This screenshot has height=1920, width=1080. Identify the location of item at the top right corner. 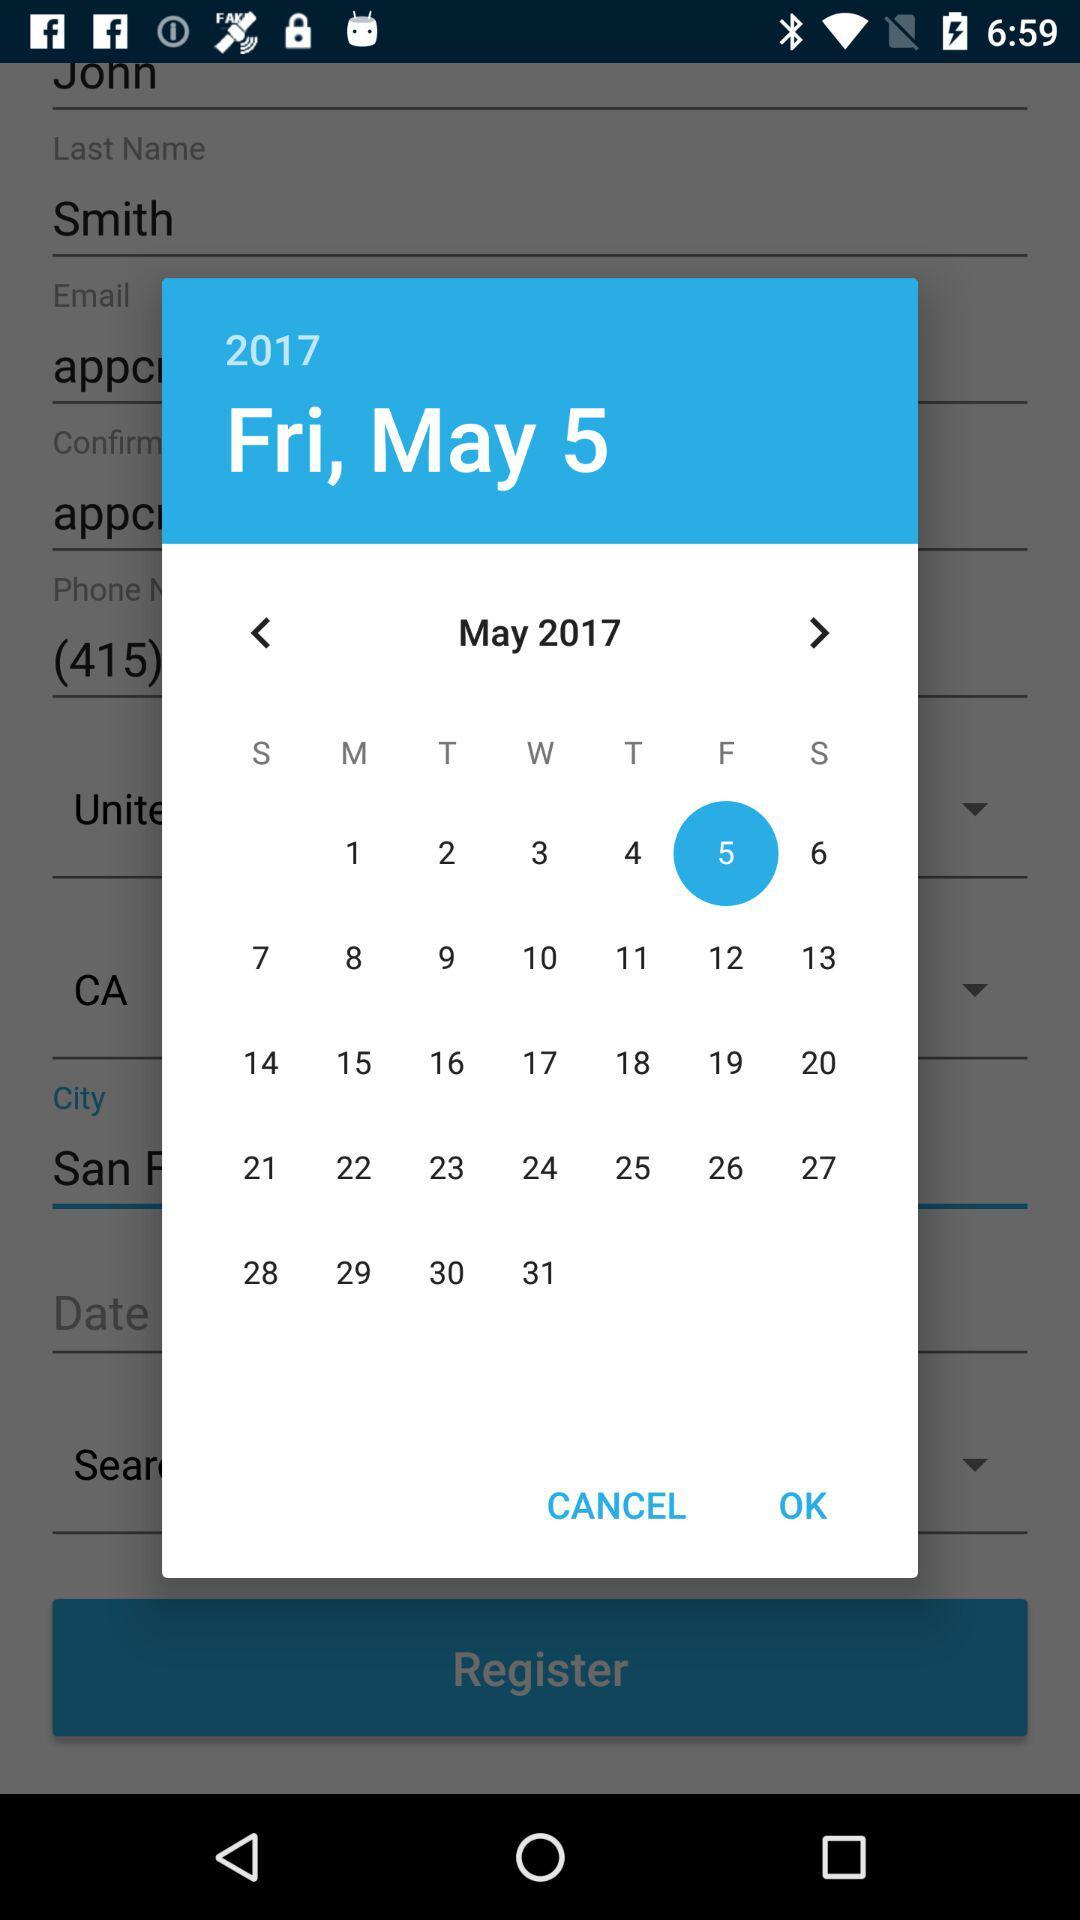
(818, 632).